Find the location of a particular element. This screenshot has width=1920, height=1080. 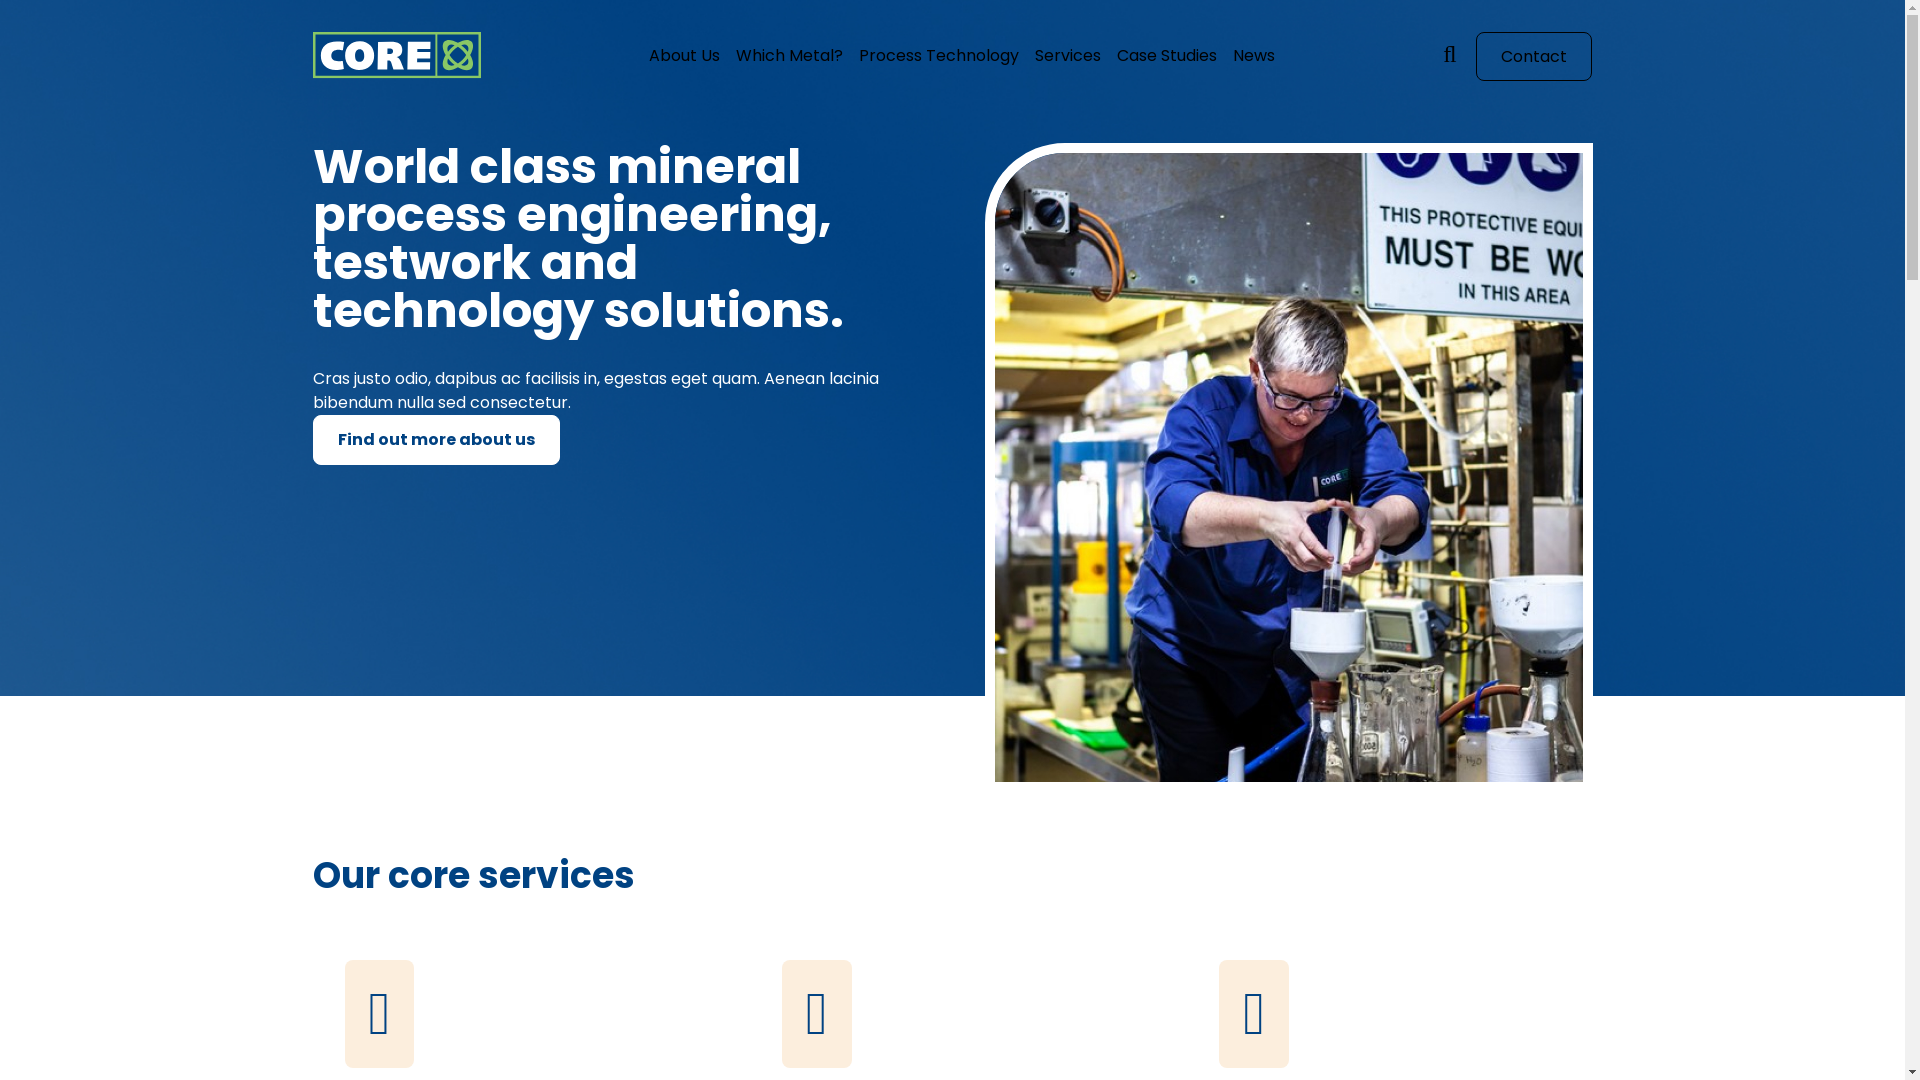

'Process Technology' is located at coordinates (938, 54).